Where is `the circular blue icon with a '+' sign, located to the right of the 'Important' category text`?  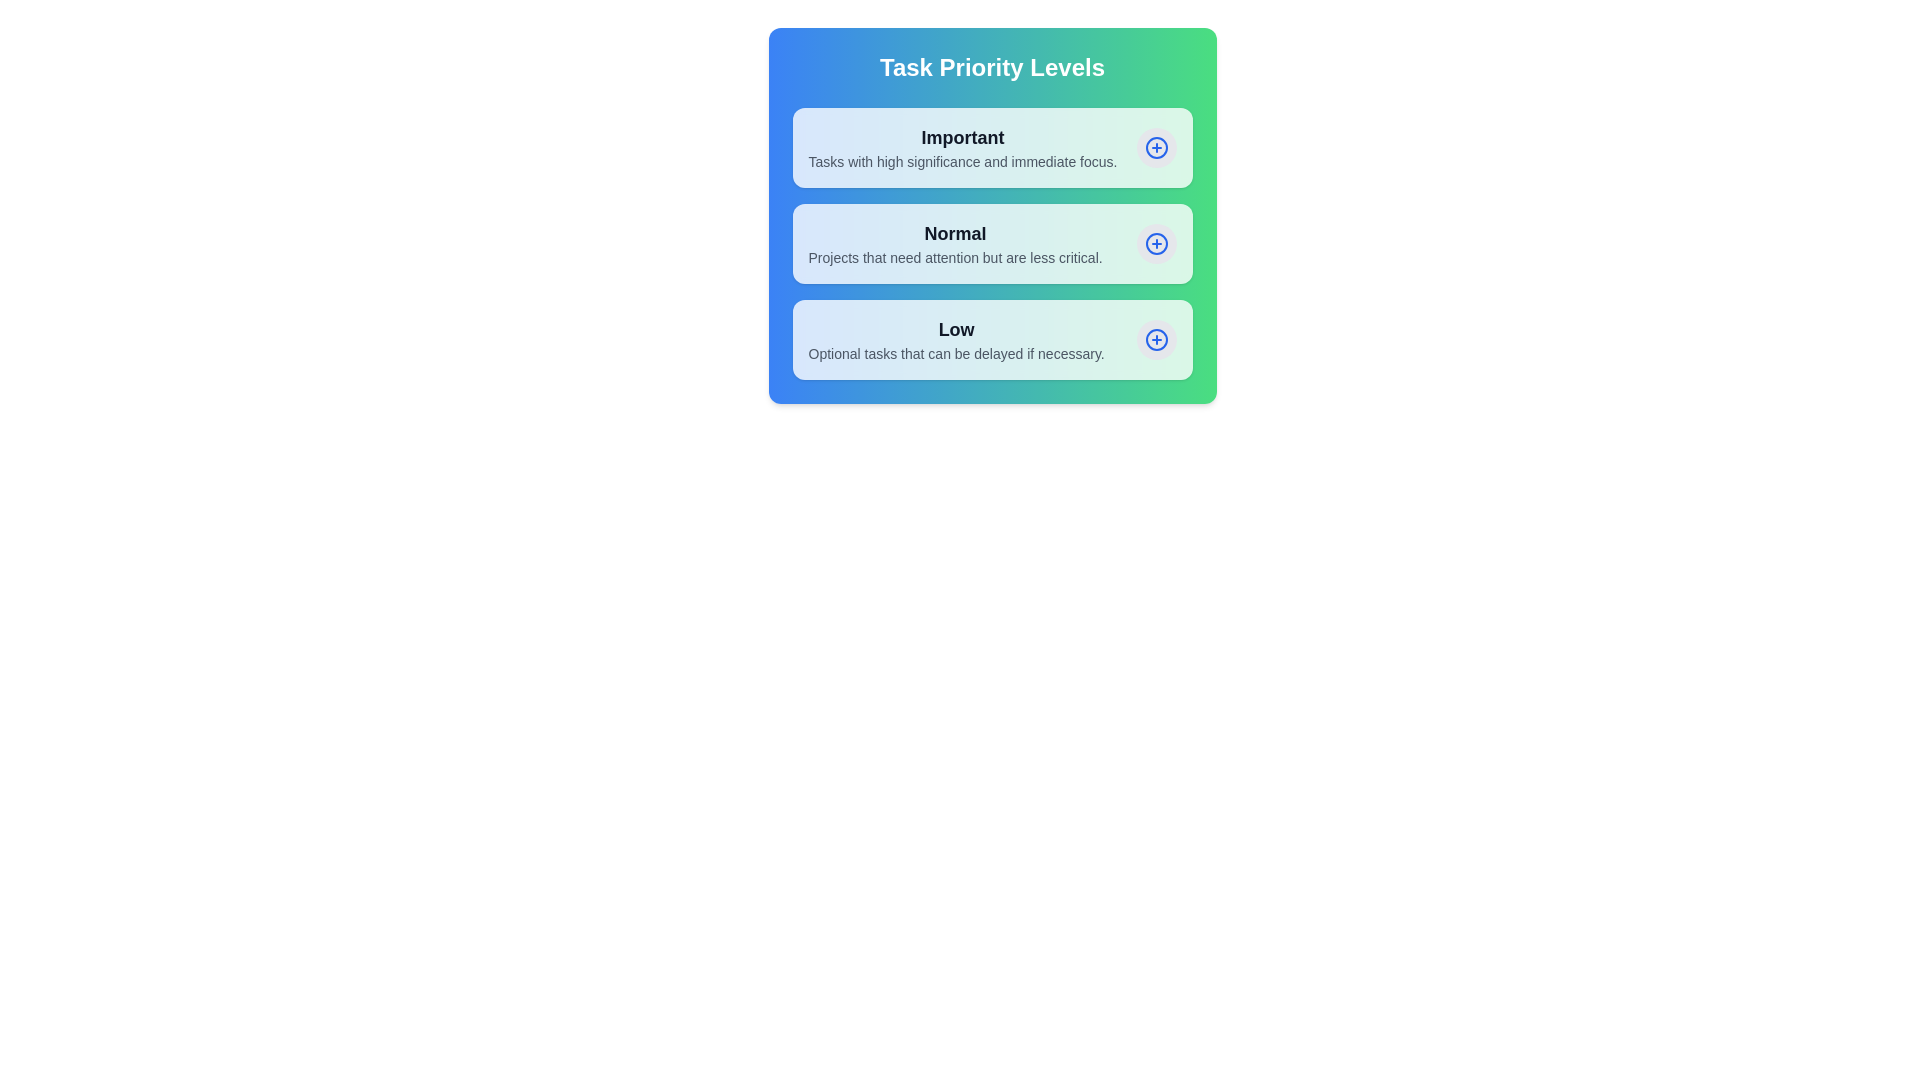
the circular blue icon with a '+' sign, located to the right of the 'Important' category text is located at coordinates (1156, 146).